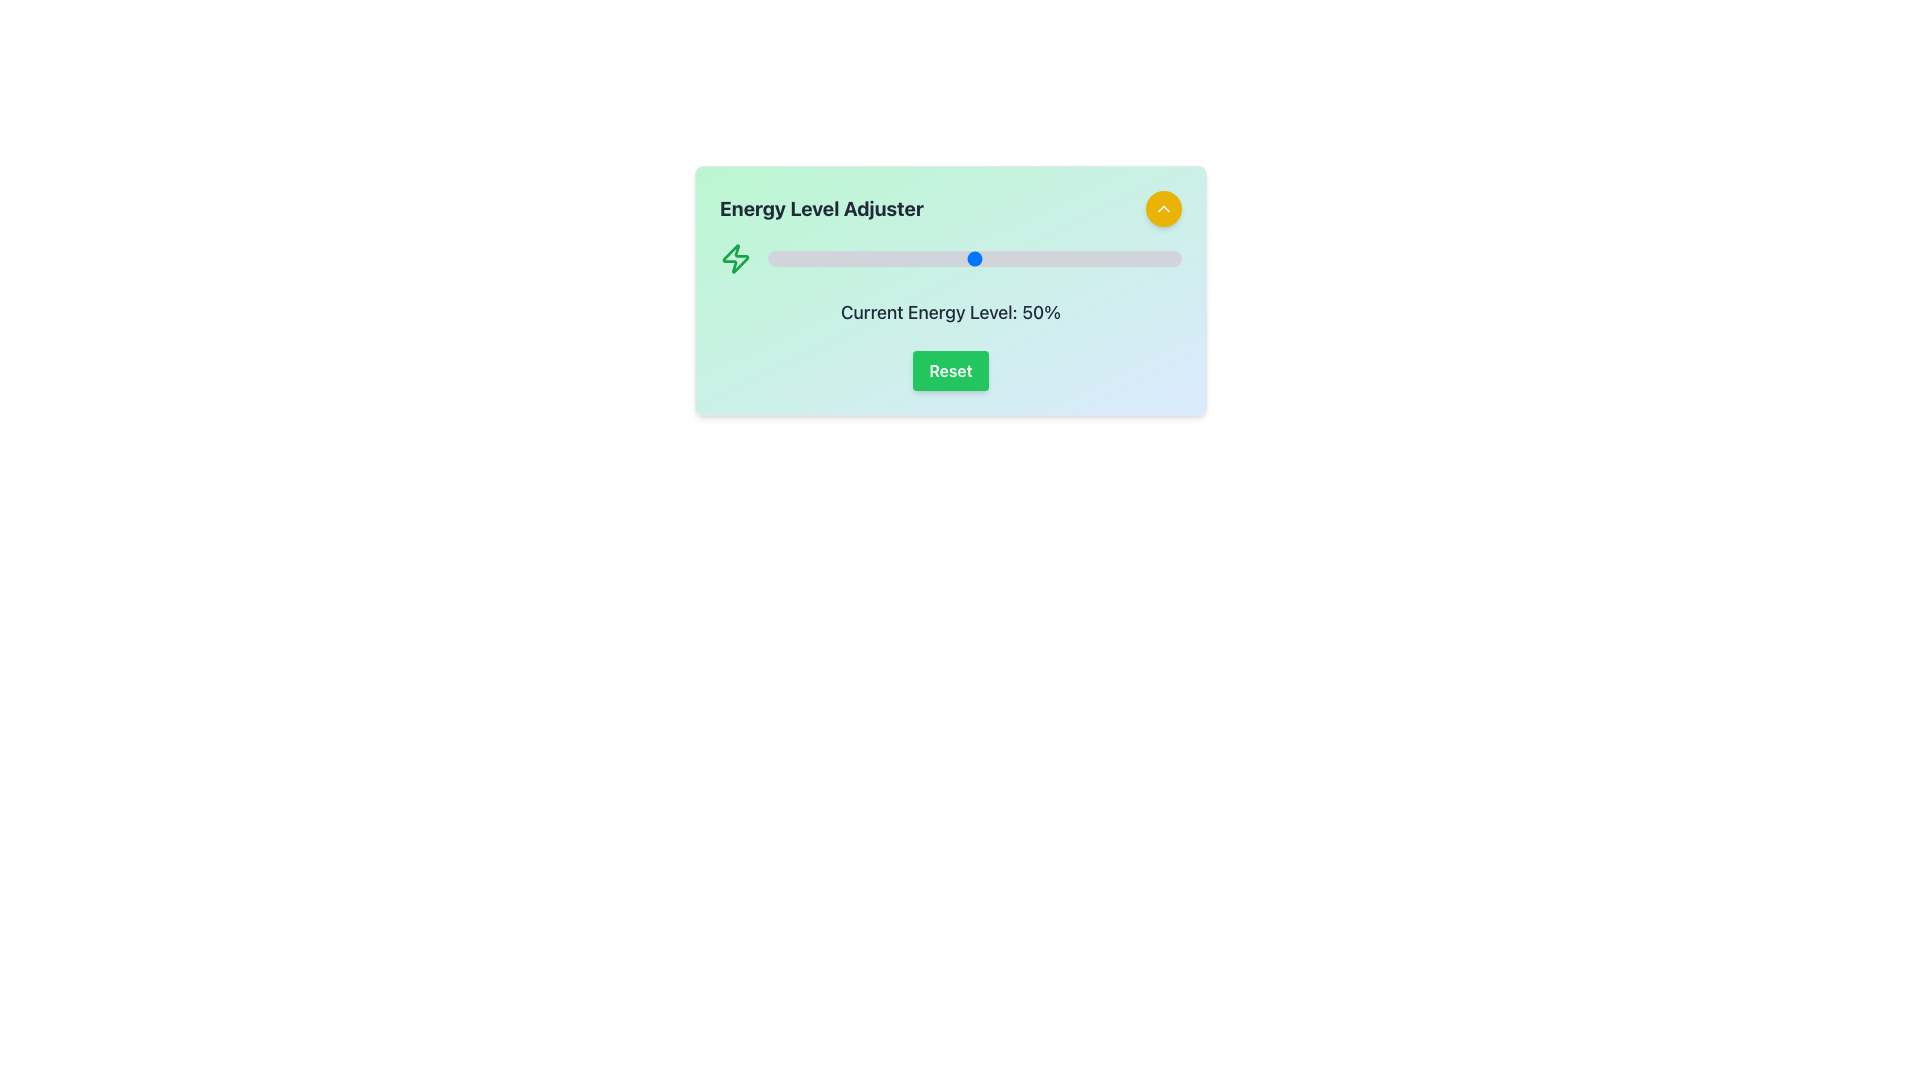 Image resolution: width=1920 pixels, height=1080 pixels. I want to click on the energy level, so click(1136, 257).